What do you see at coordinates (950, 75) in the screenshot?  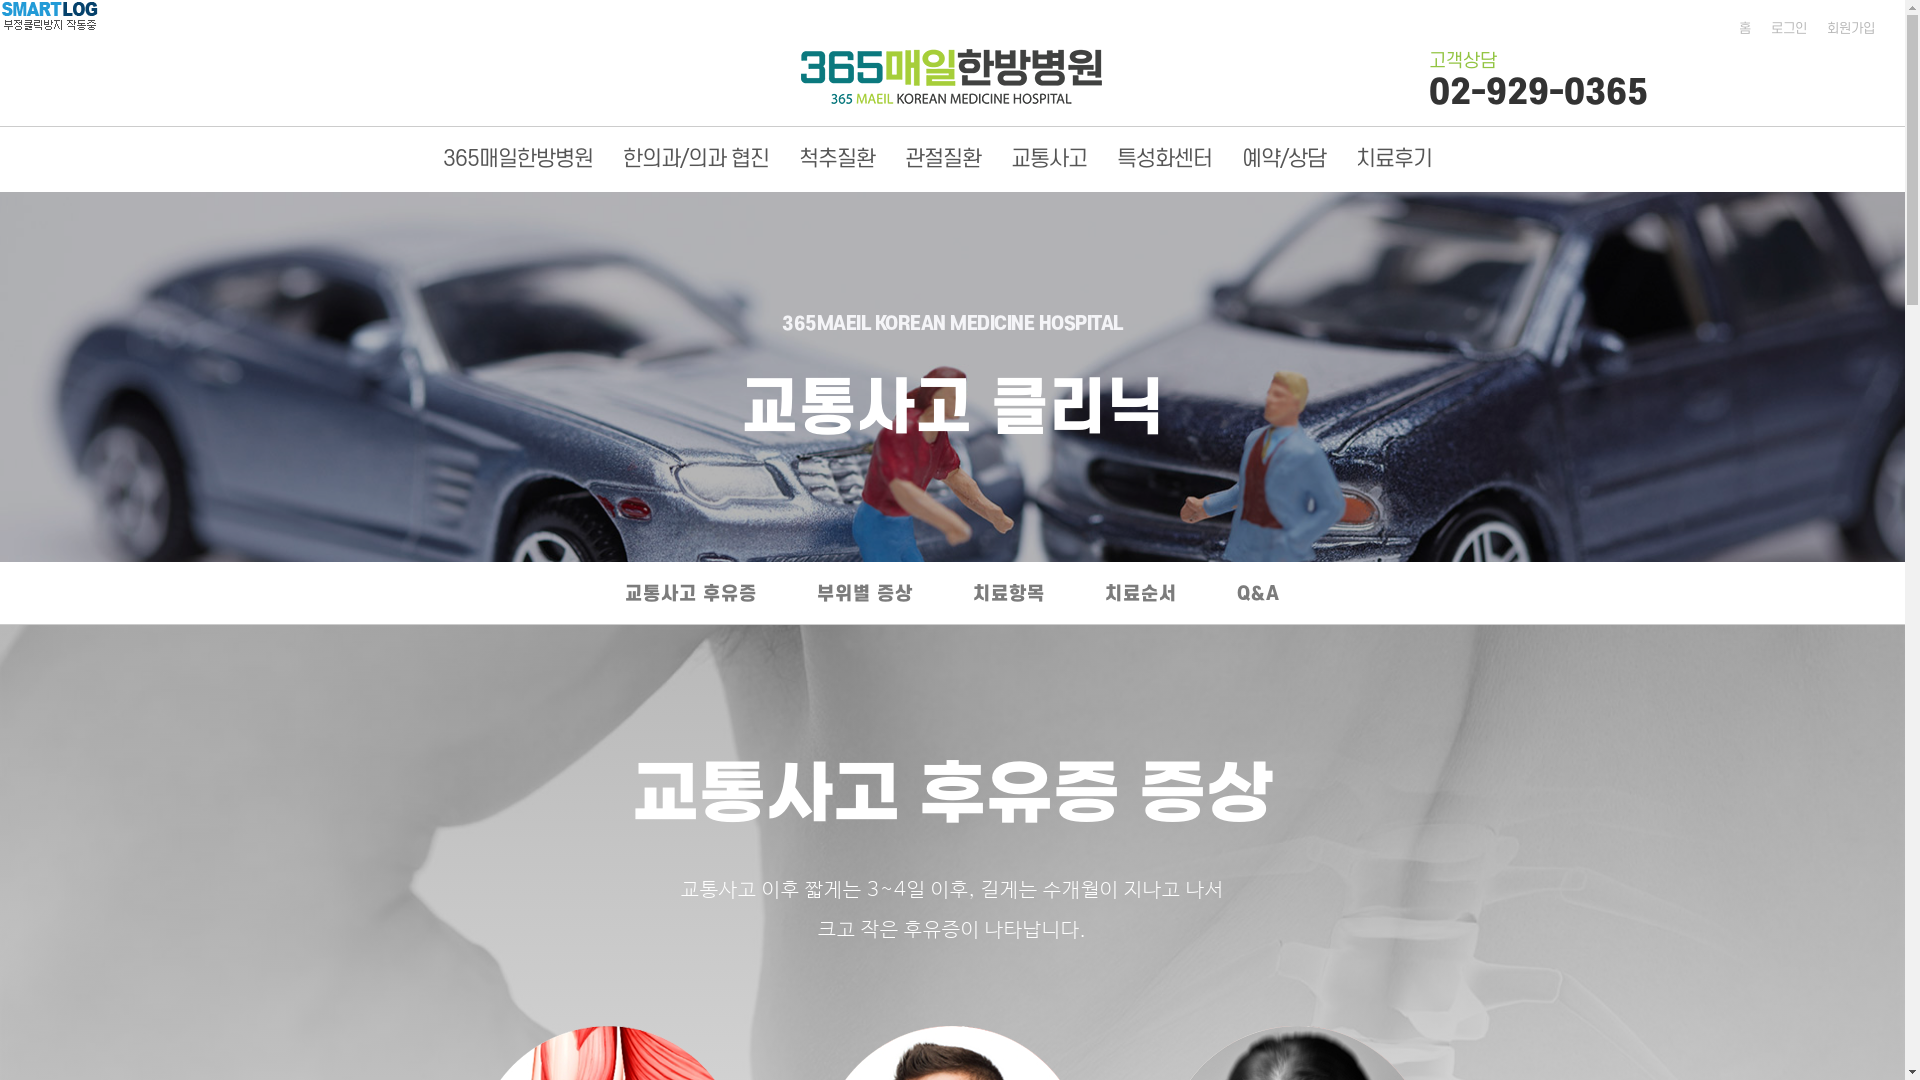 I see `'365-logo-final-fin-01'` at bounding box center [950, 75].